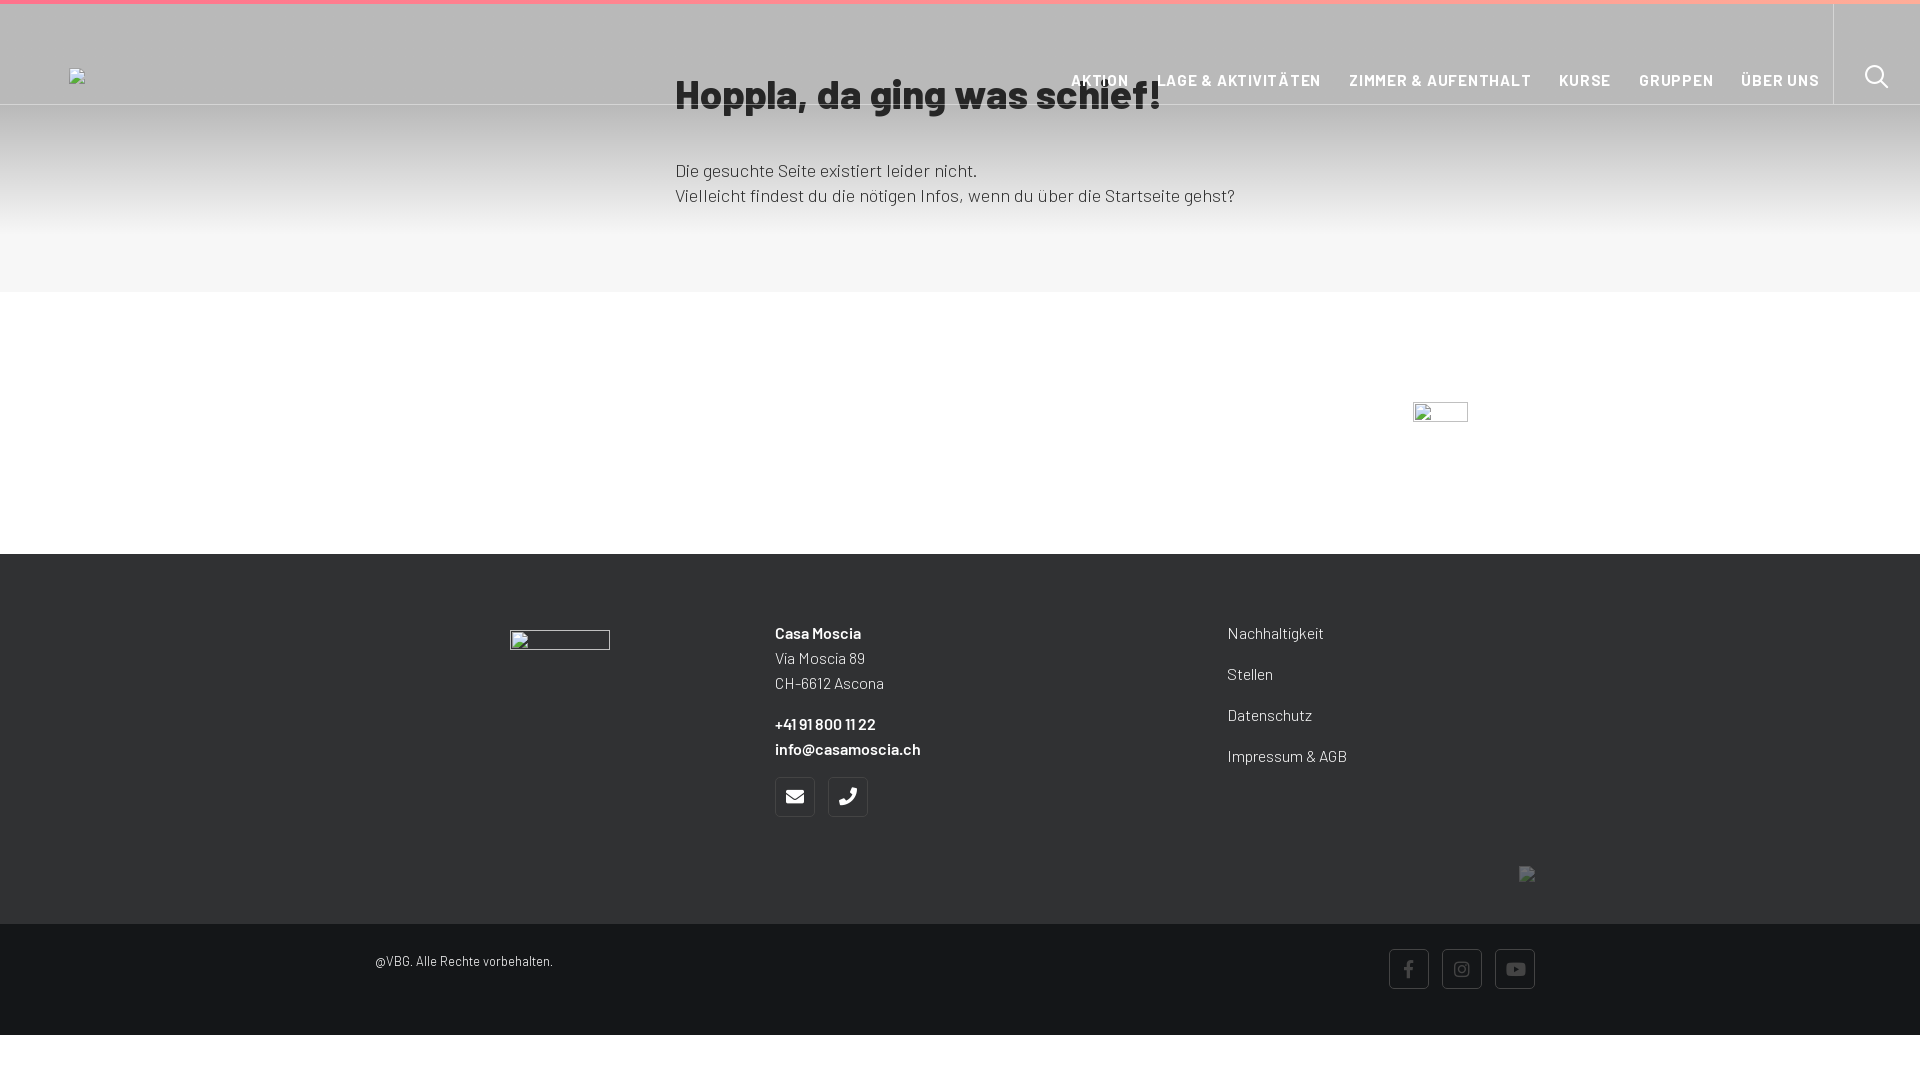  Describe the element at coordinates (1098, 87) in the screenshot. I see `'AKTION'` at that location.